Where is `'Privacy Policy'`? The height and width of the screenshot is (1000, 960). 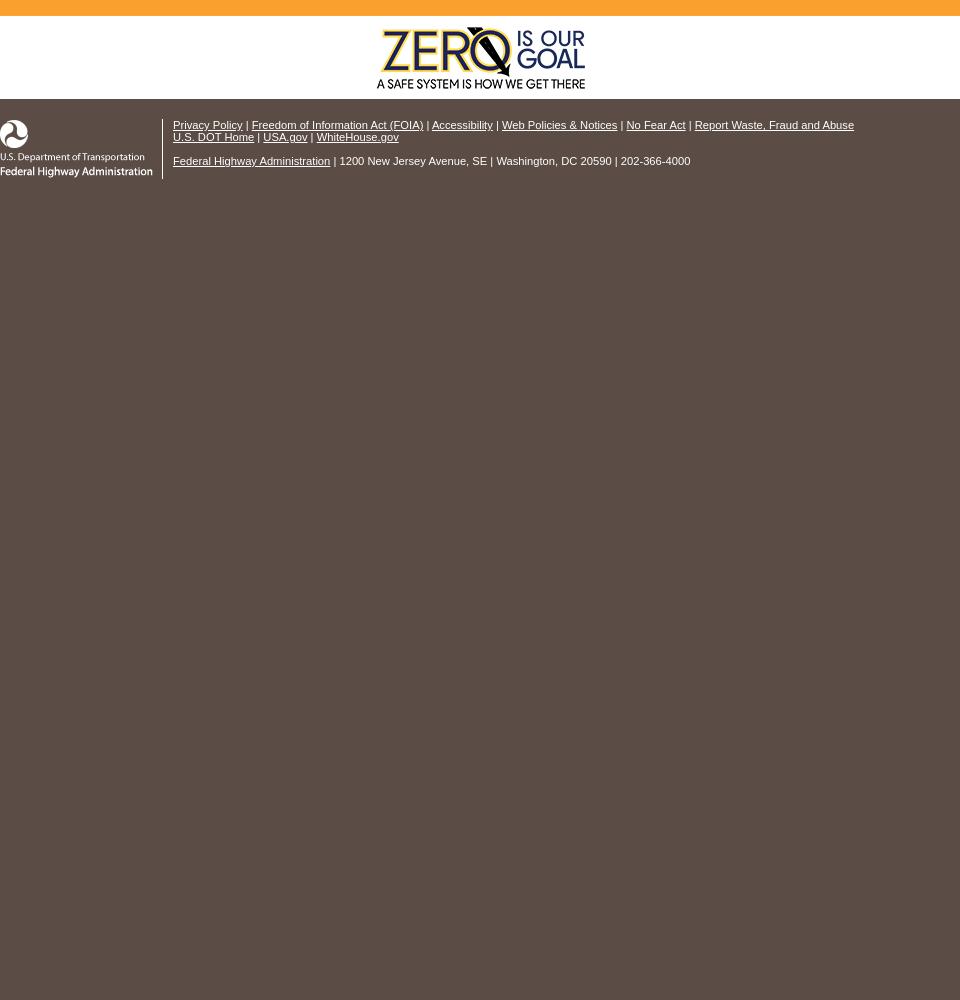 'Privacy Policy' is located at coordinates (207, 125).